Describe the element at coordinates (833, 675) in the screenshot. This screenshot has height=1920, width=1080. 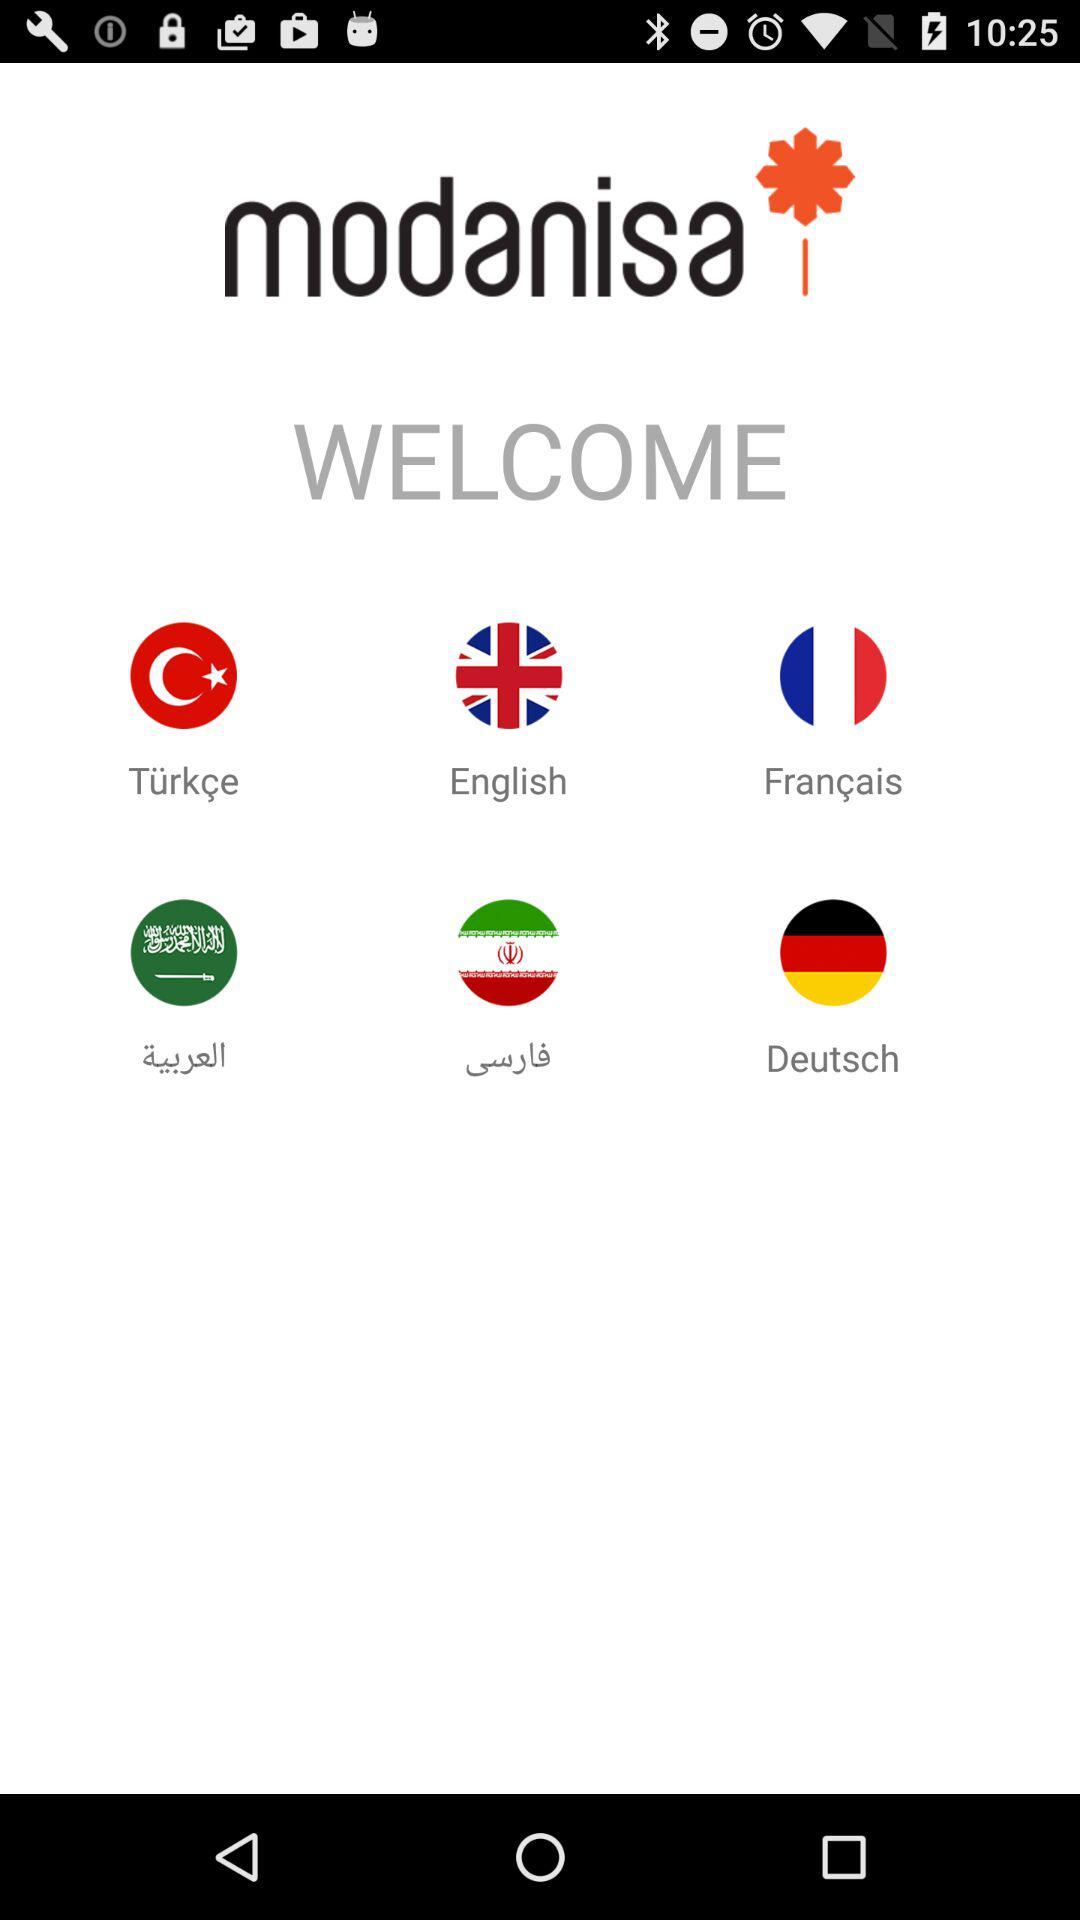
I see `selects country` at that location.